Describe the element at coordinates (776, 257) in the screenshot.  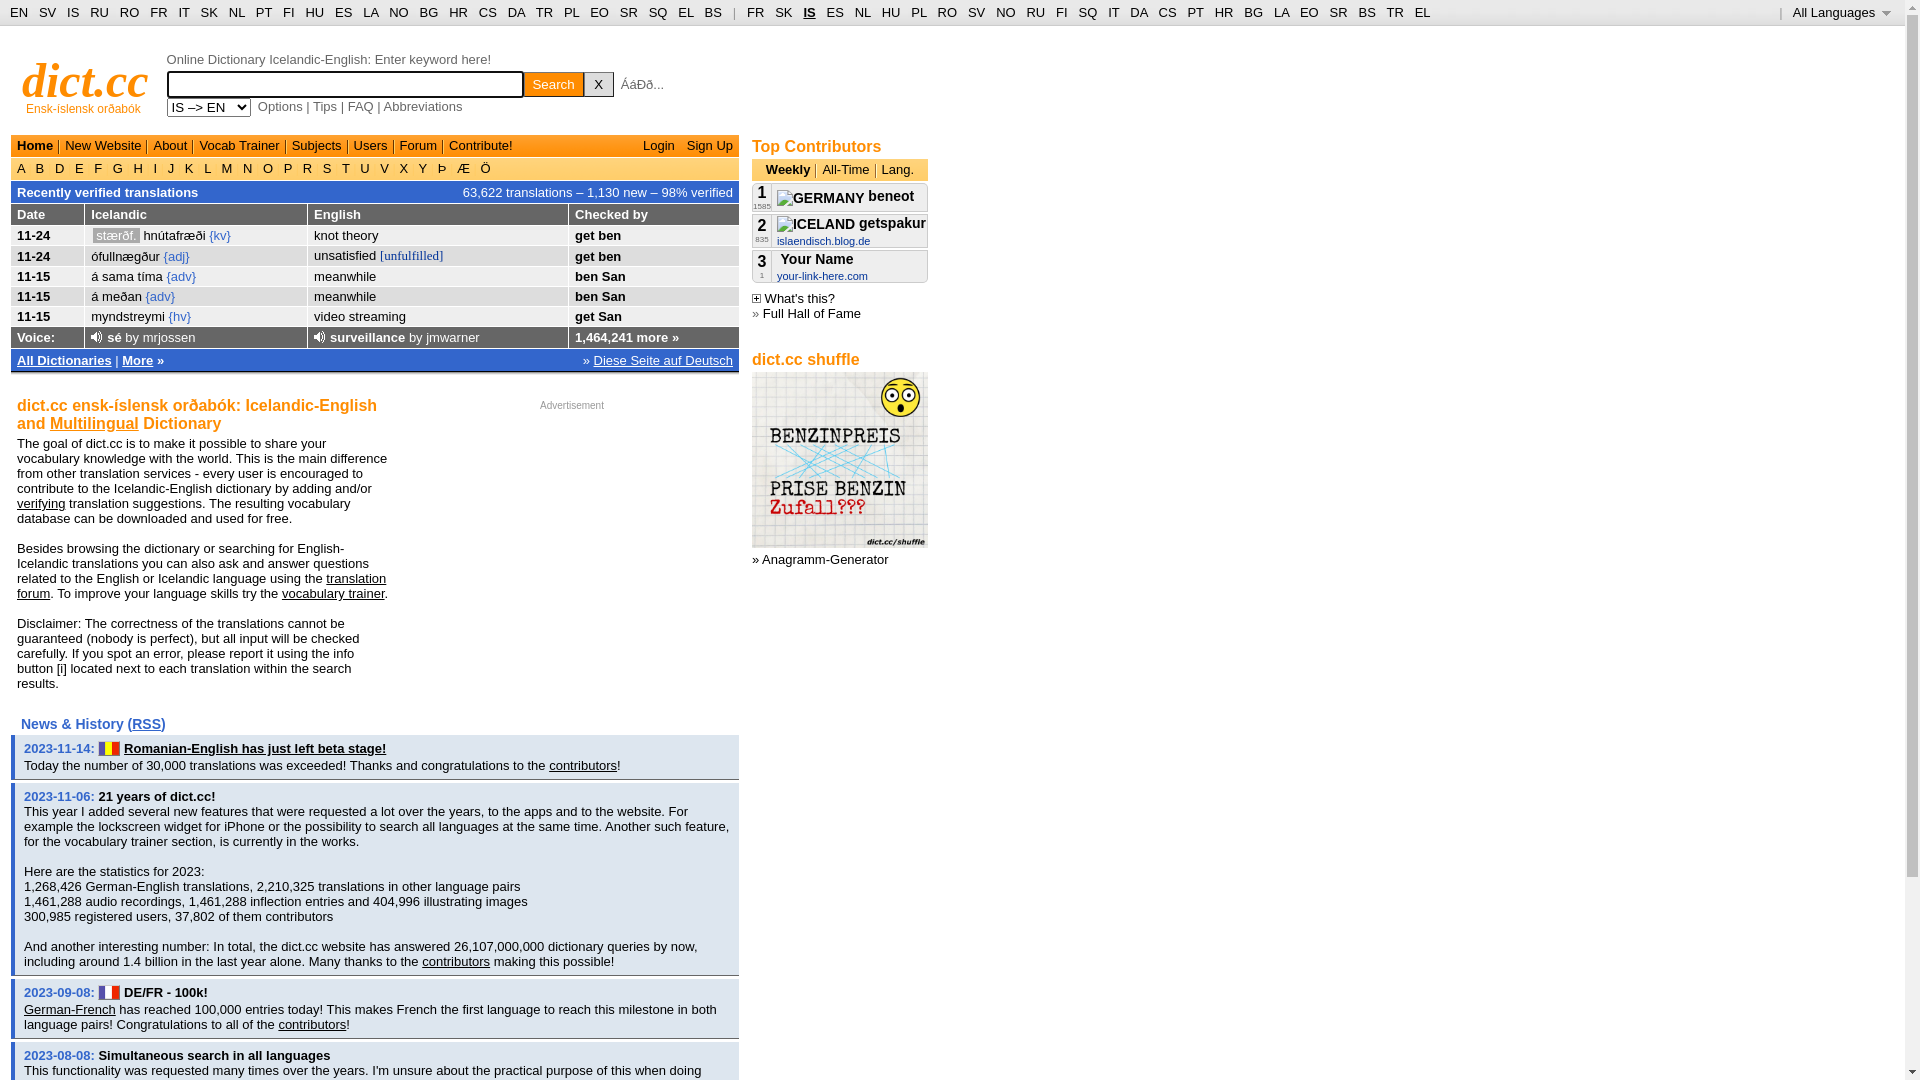
I see `'Your Name'` at that location.